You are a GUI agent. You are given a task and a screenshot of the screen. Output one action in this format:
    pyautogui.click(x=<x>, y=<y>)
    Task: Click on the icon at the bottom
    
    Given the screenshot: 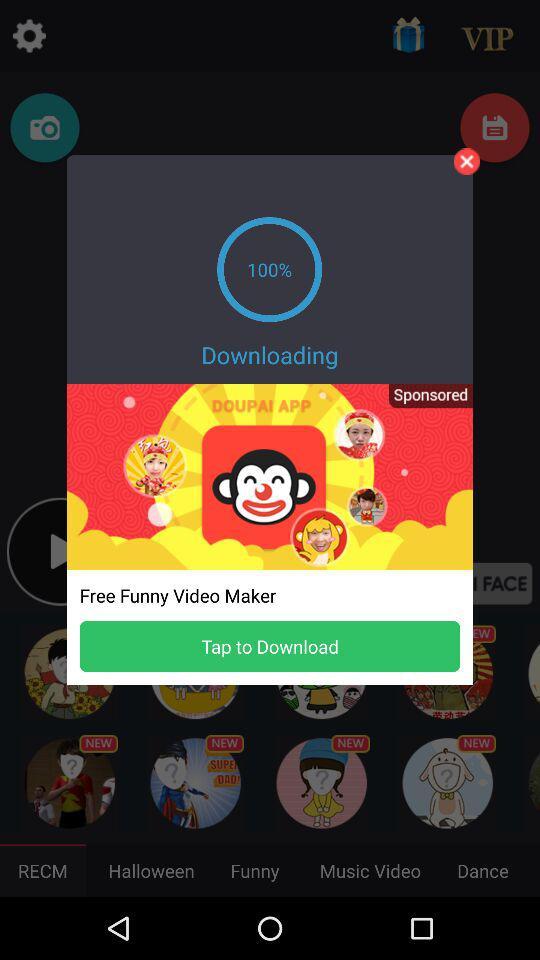 What is the action you would take?
    pyautogui.click(x=270, y=645)
    